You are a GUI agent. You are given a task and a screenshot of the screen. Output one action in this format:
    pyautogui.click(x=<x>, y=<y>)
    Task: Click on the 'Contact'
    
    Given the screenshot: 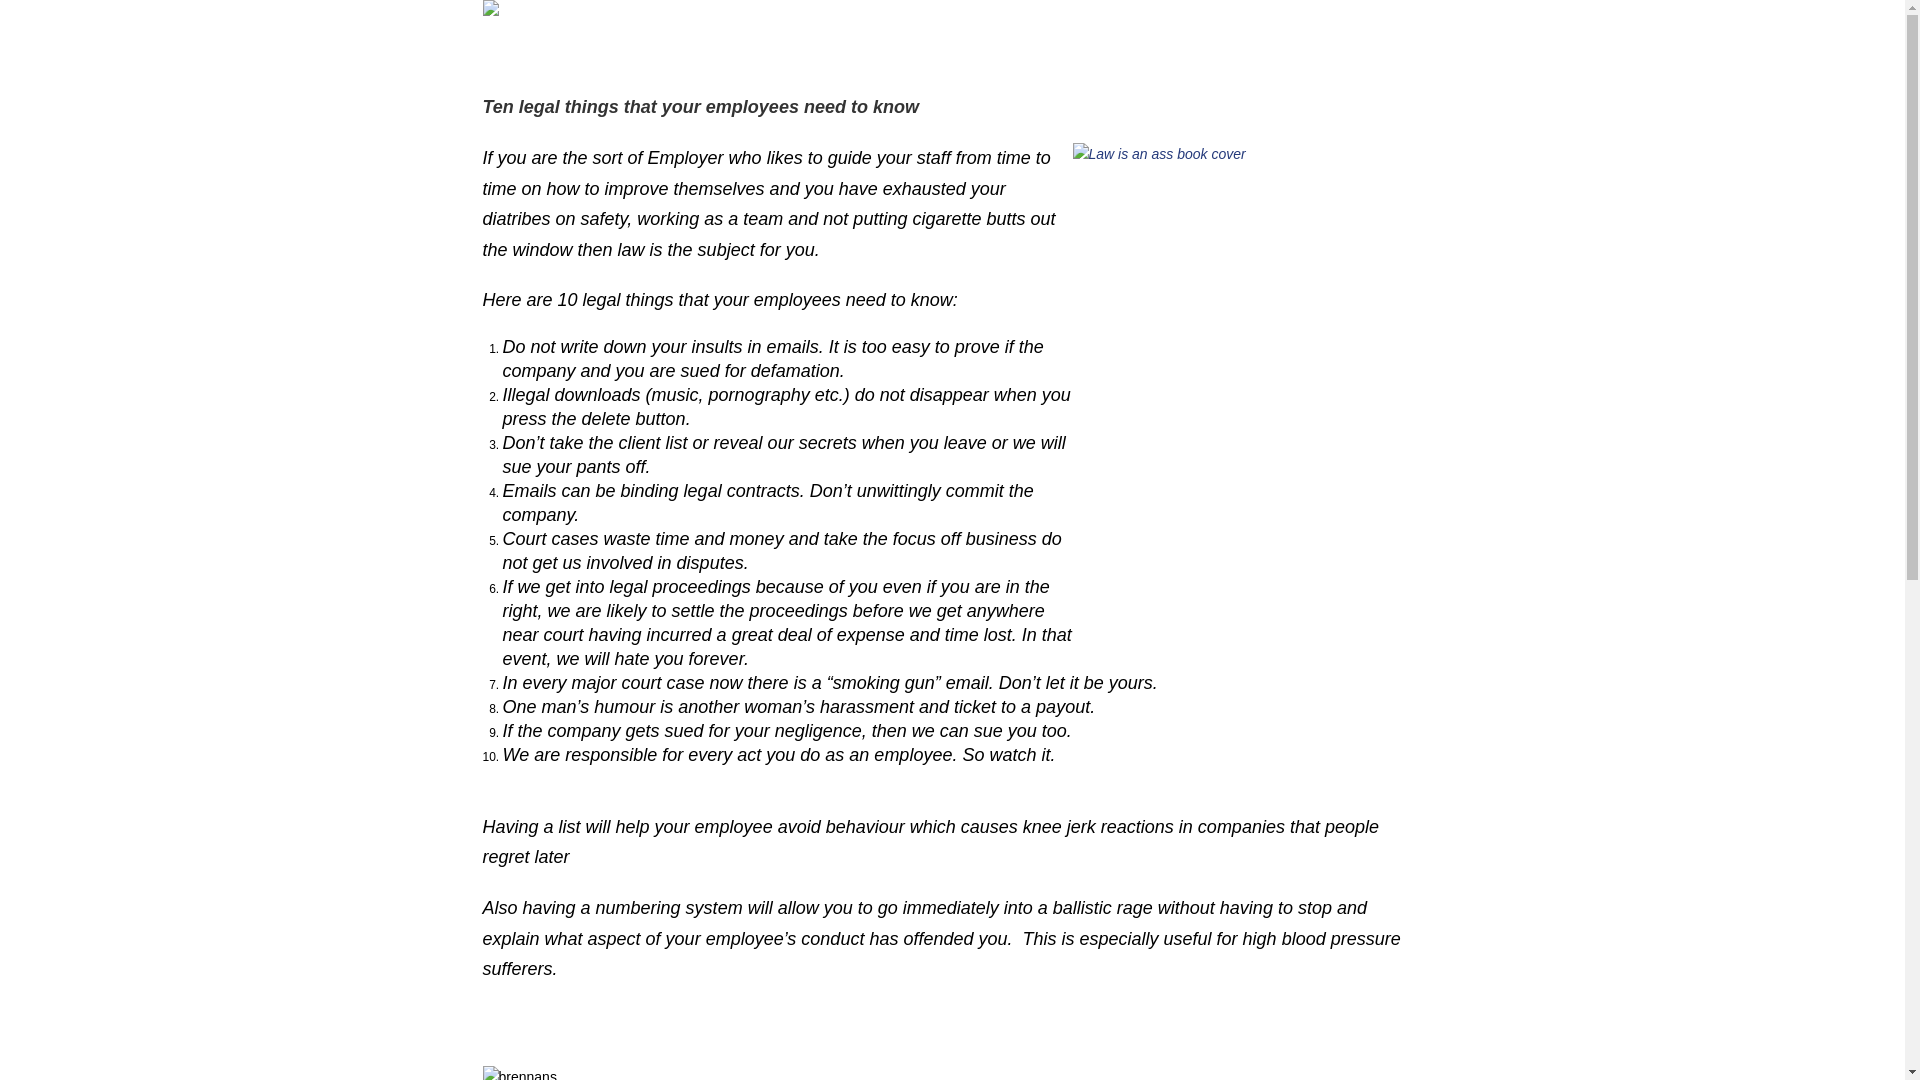 What is the action you would take?
    pyautogui.click(x=1223, y=42)
    